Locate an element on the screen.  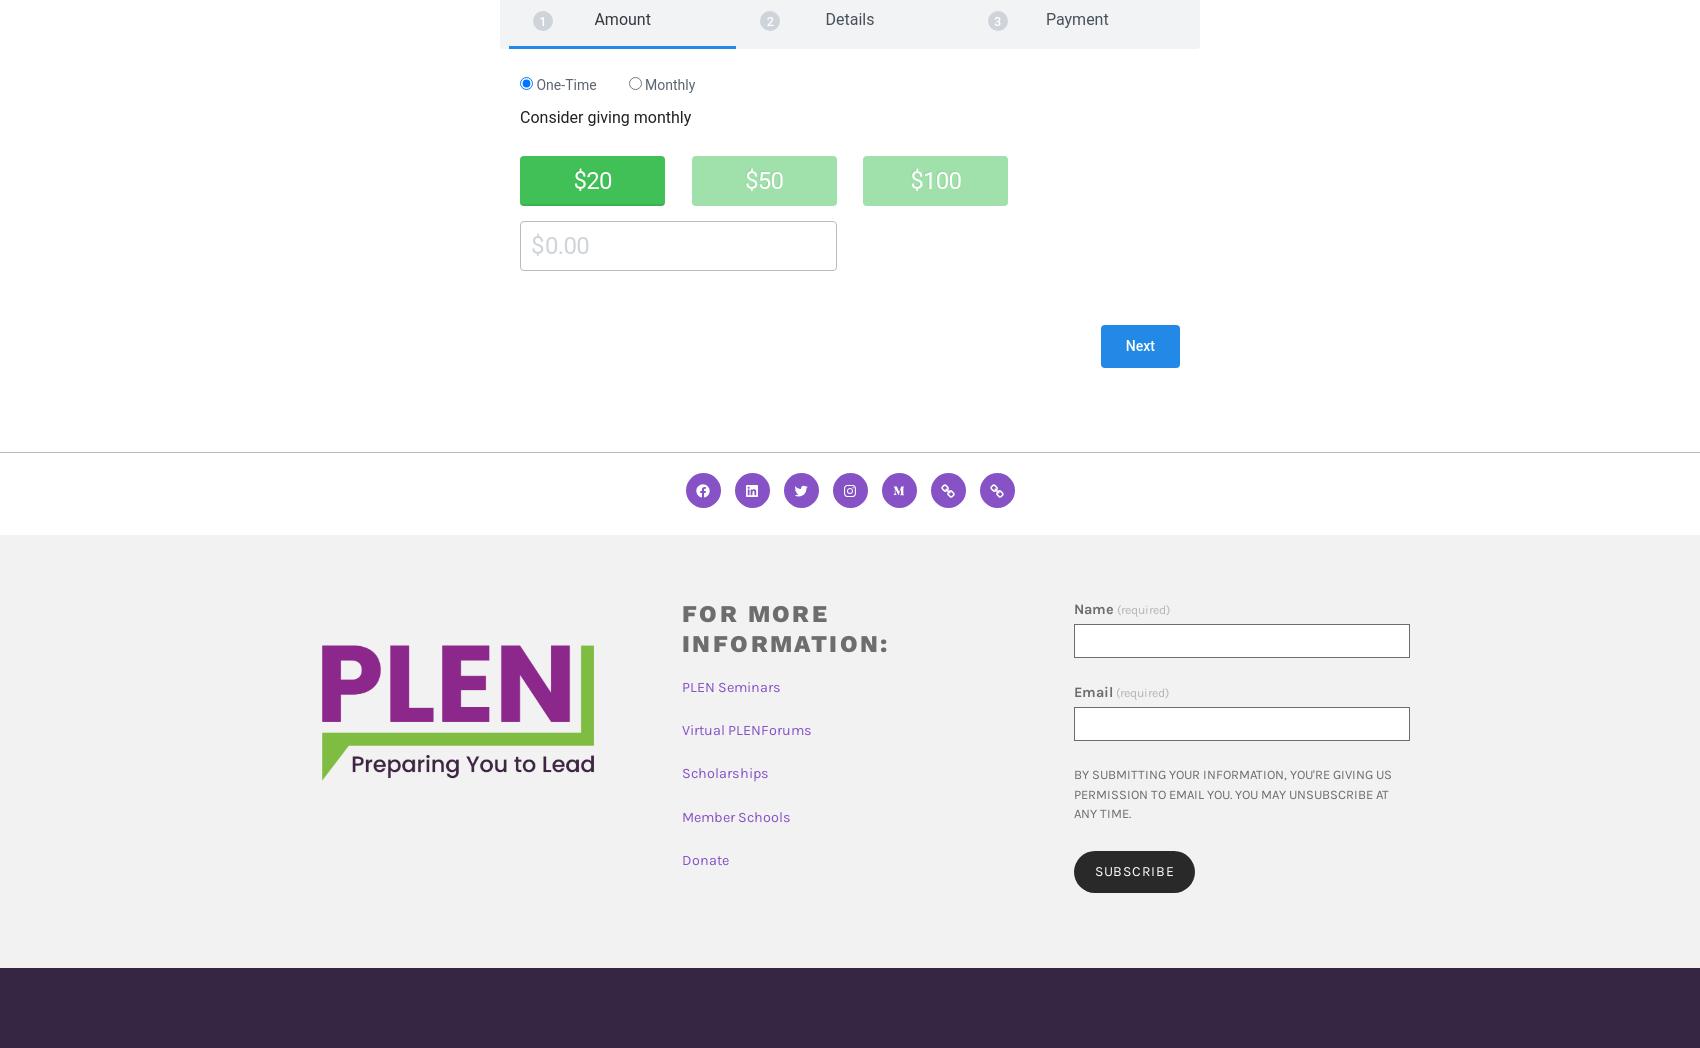
'Amount' is located at coordinates (621, 18).